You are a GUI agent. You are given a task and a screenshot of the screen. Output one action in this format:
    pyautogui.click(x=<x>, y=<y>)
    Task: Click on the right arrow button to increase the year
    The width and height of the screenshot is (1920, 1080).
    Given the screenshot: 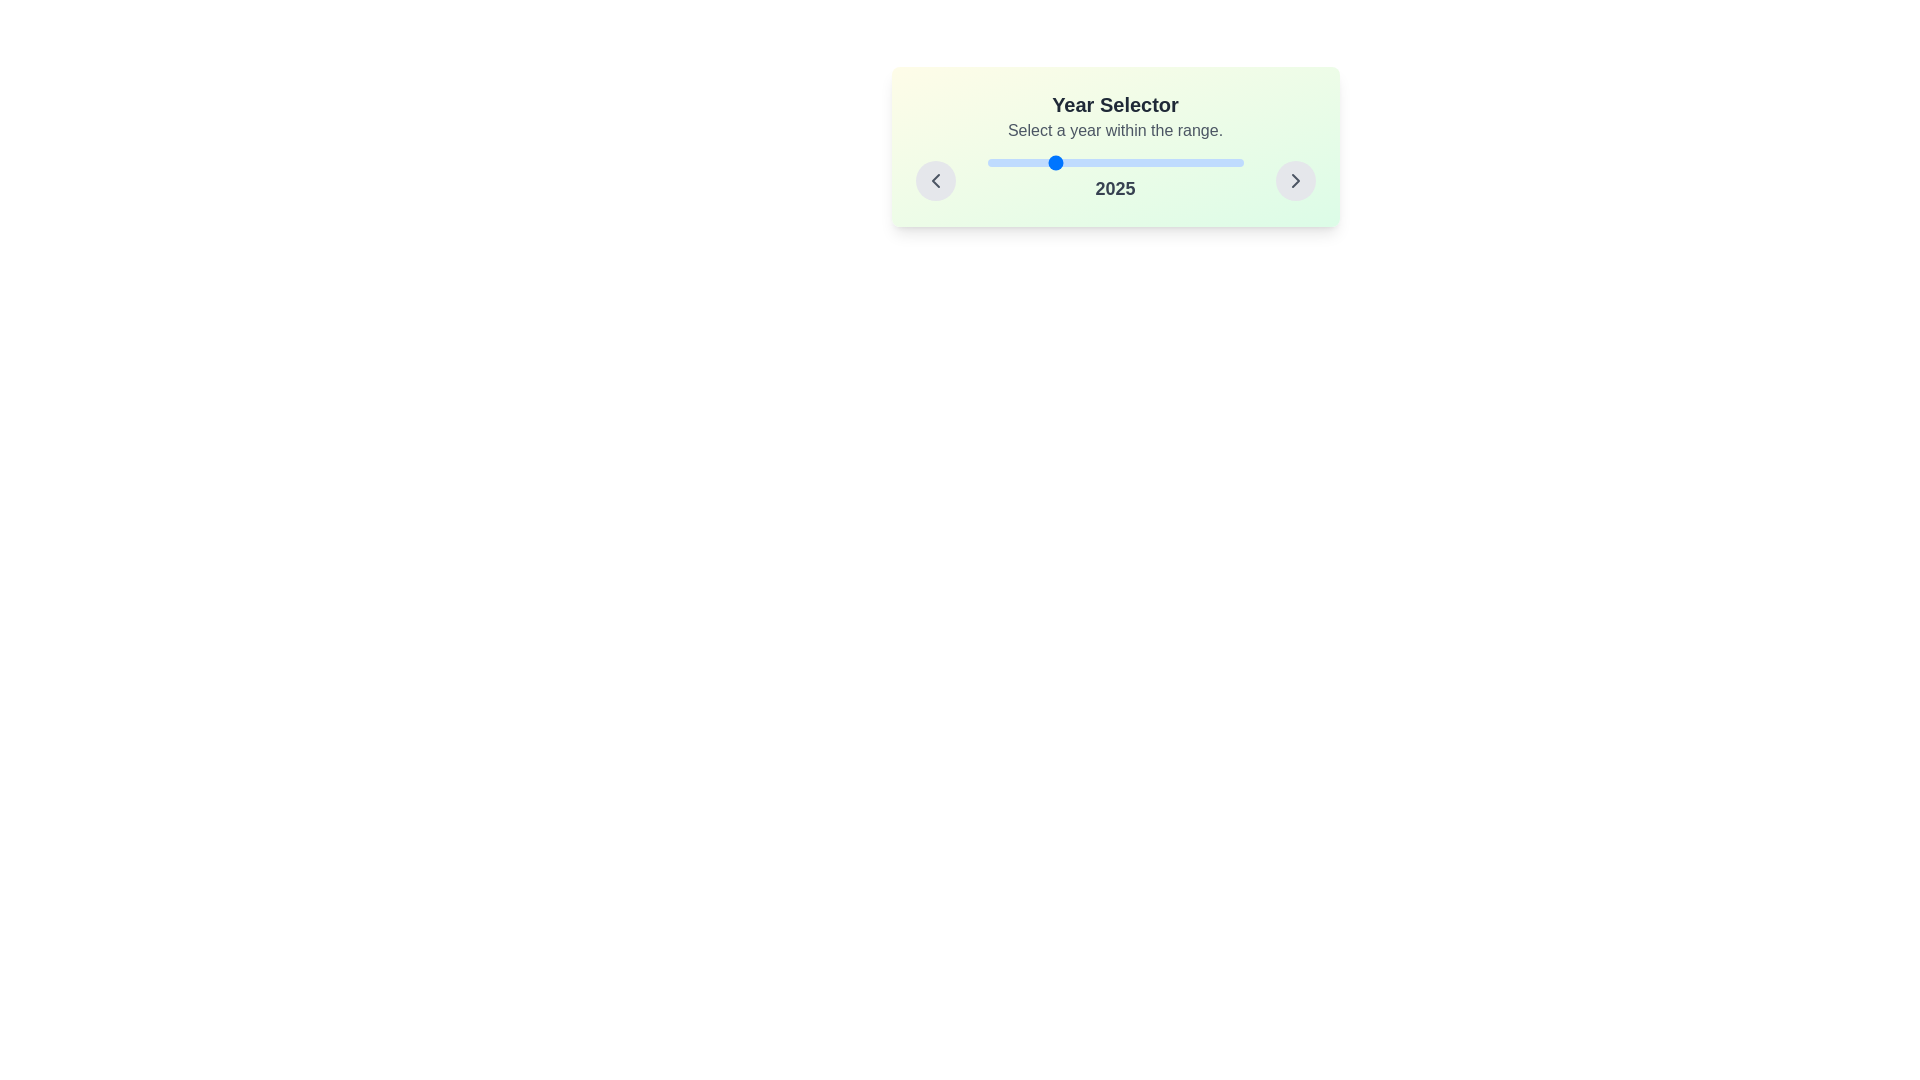 What is the action you would take?
    pyautogui.click(x=1295, y=181)
    